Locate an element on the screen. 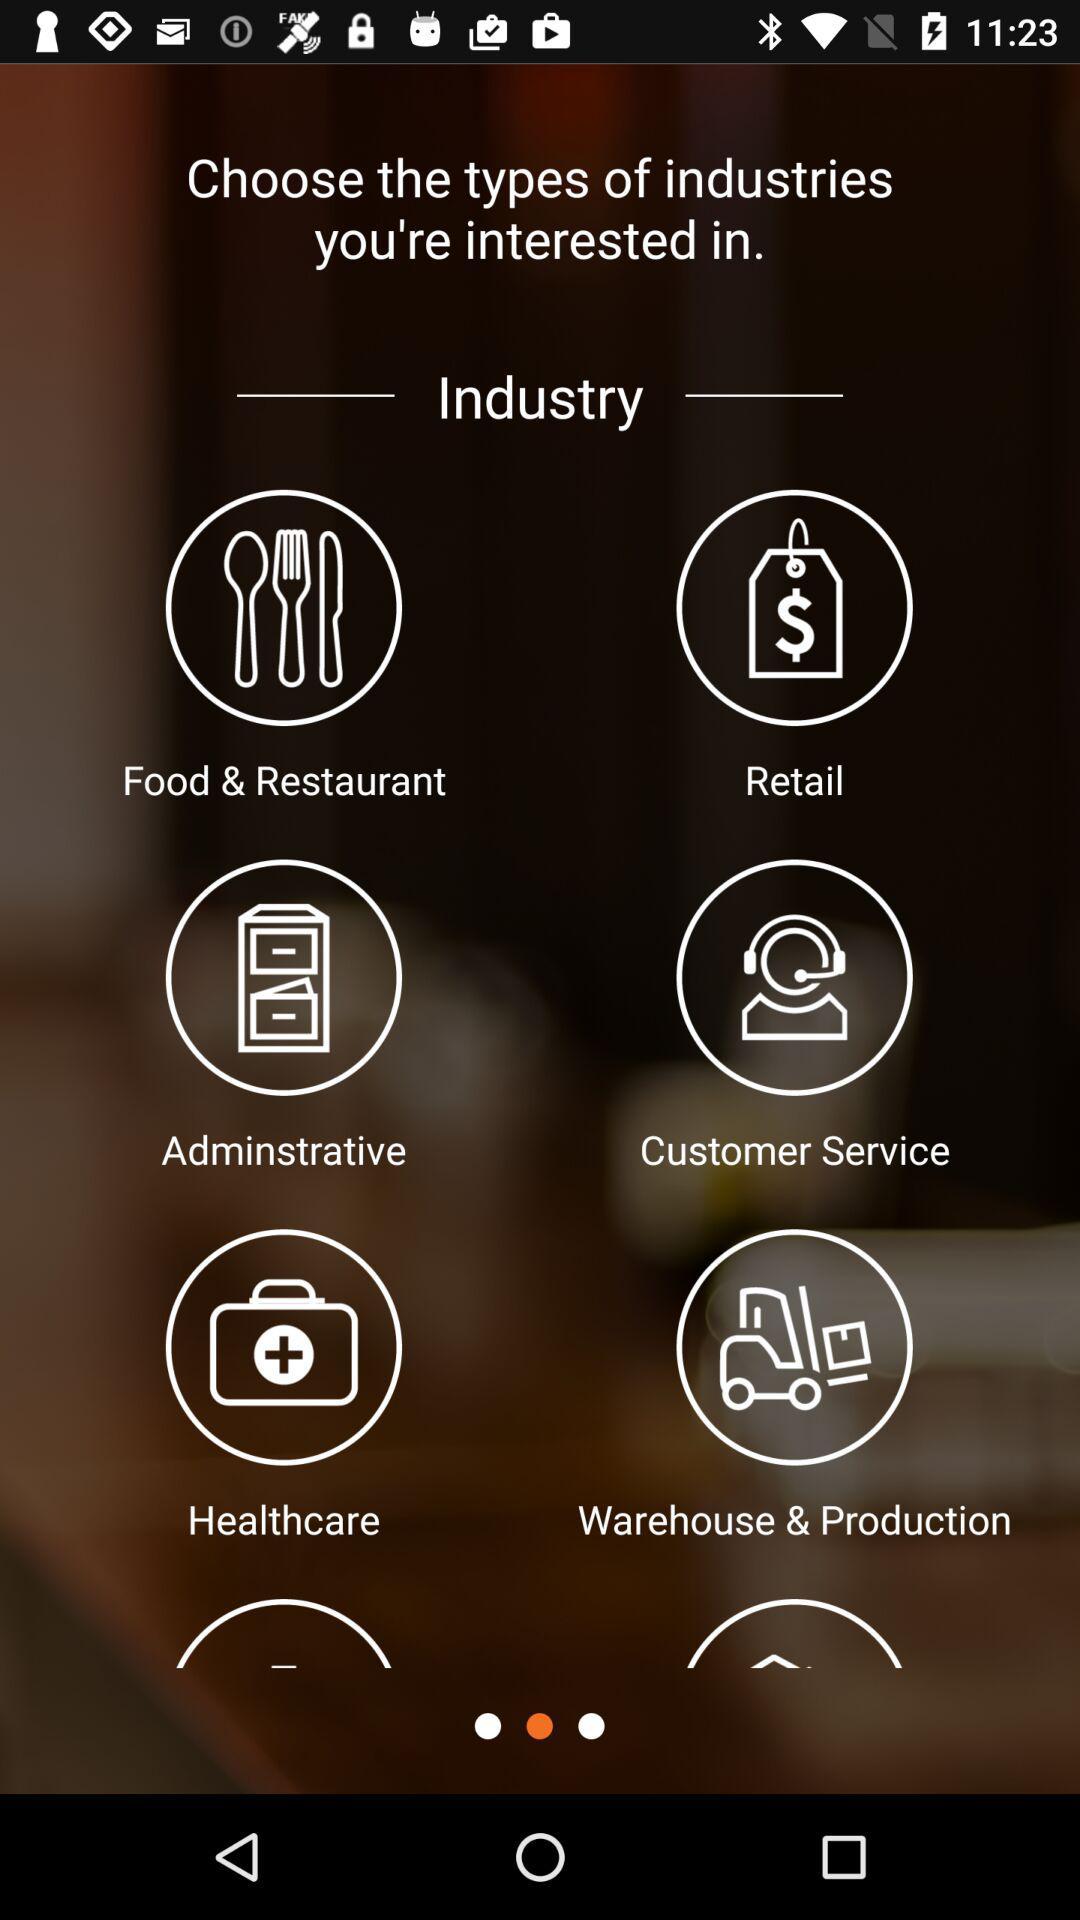 Image resolution: width=1080 pixels, height=1920 pixels. first page is located at coordinates (487, 1725).